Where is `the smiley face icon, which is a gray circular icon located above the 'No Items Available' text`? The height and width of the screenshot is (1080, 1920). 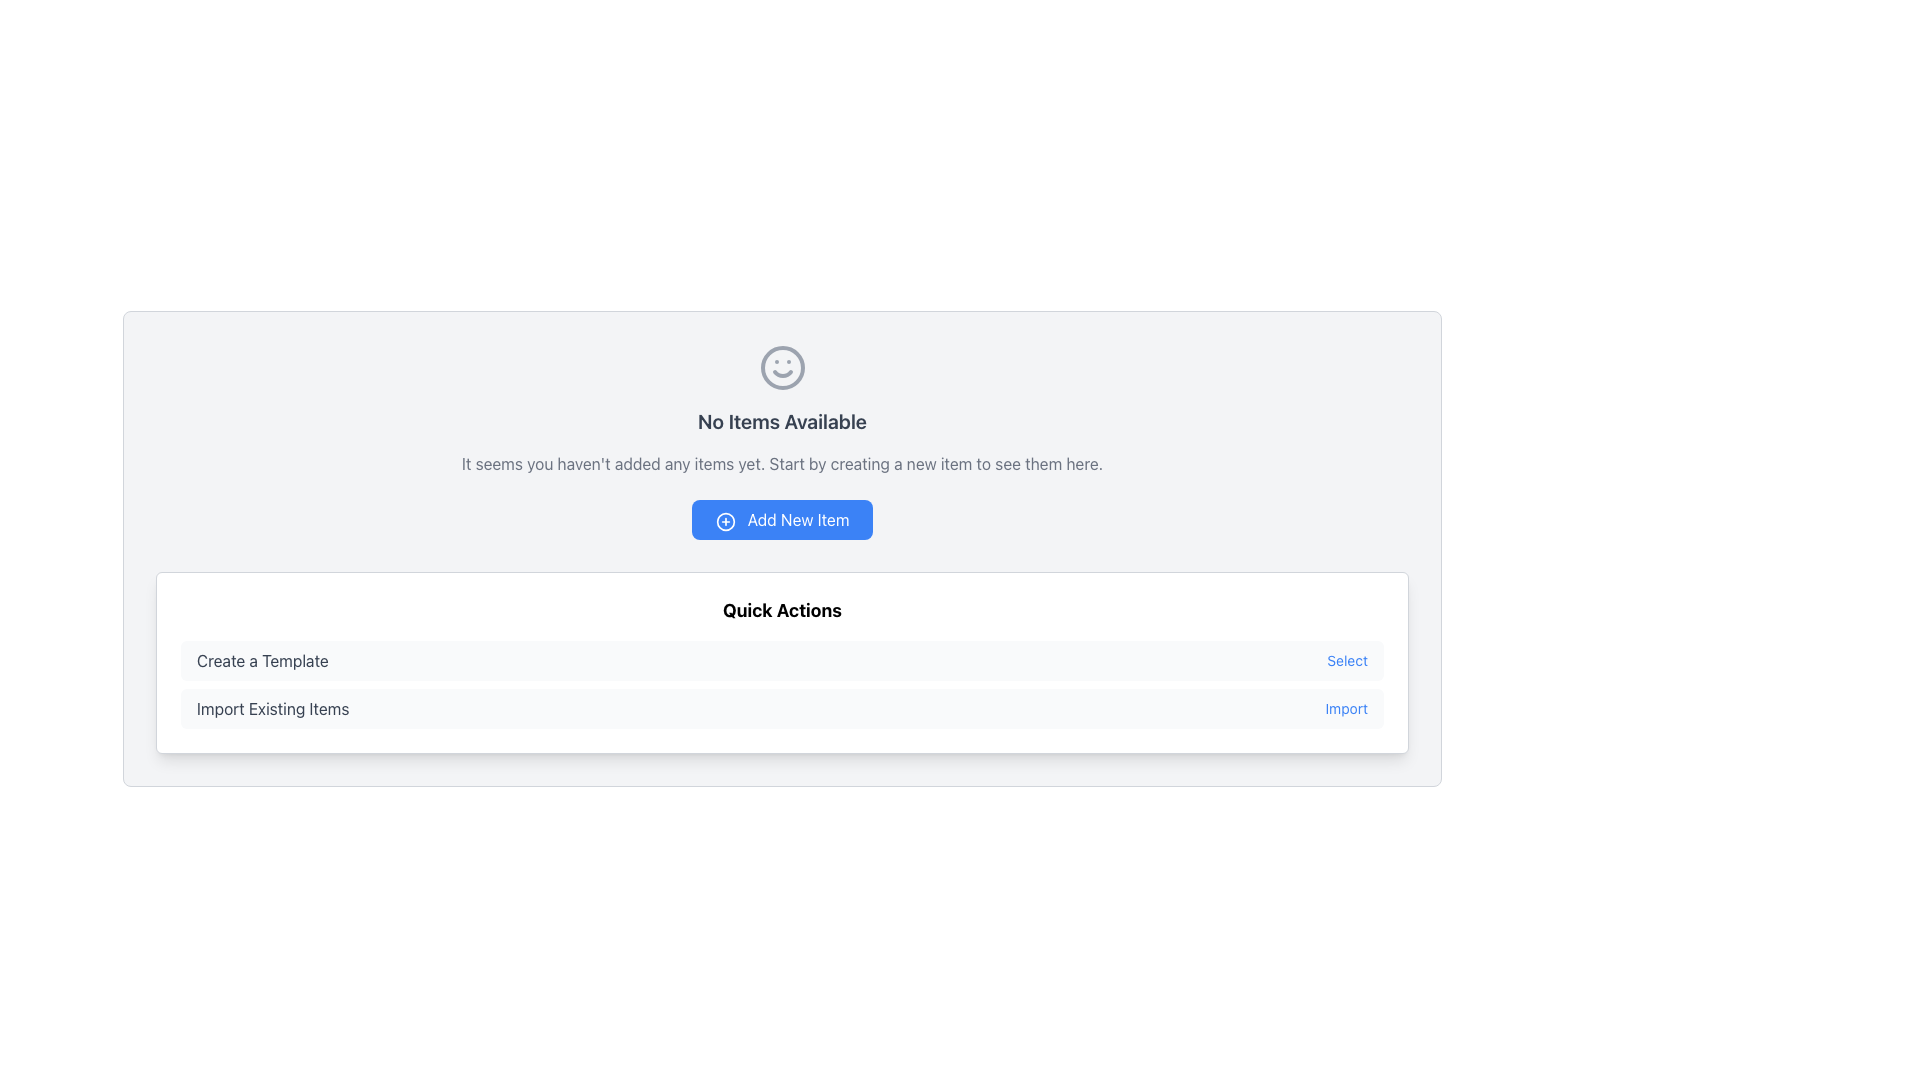
the smiley face icon, which is a gray circular icon located above the 'No Items Available' text is located at coordinates (781, 367).